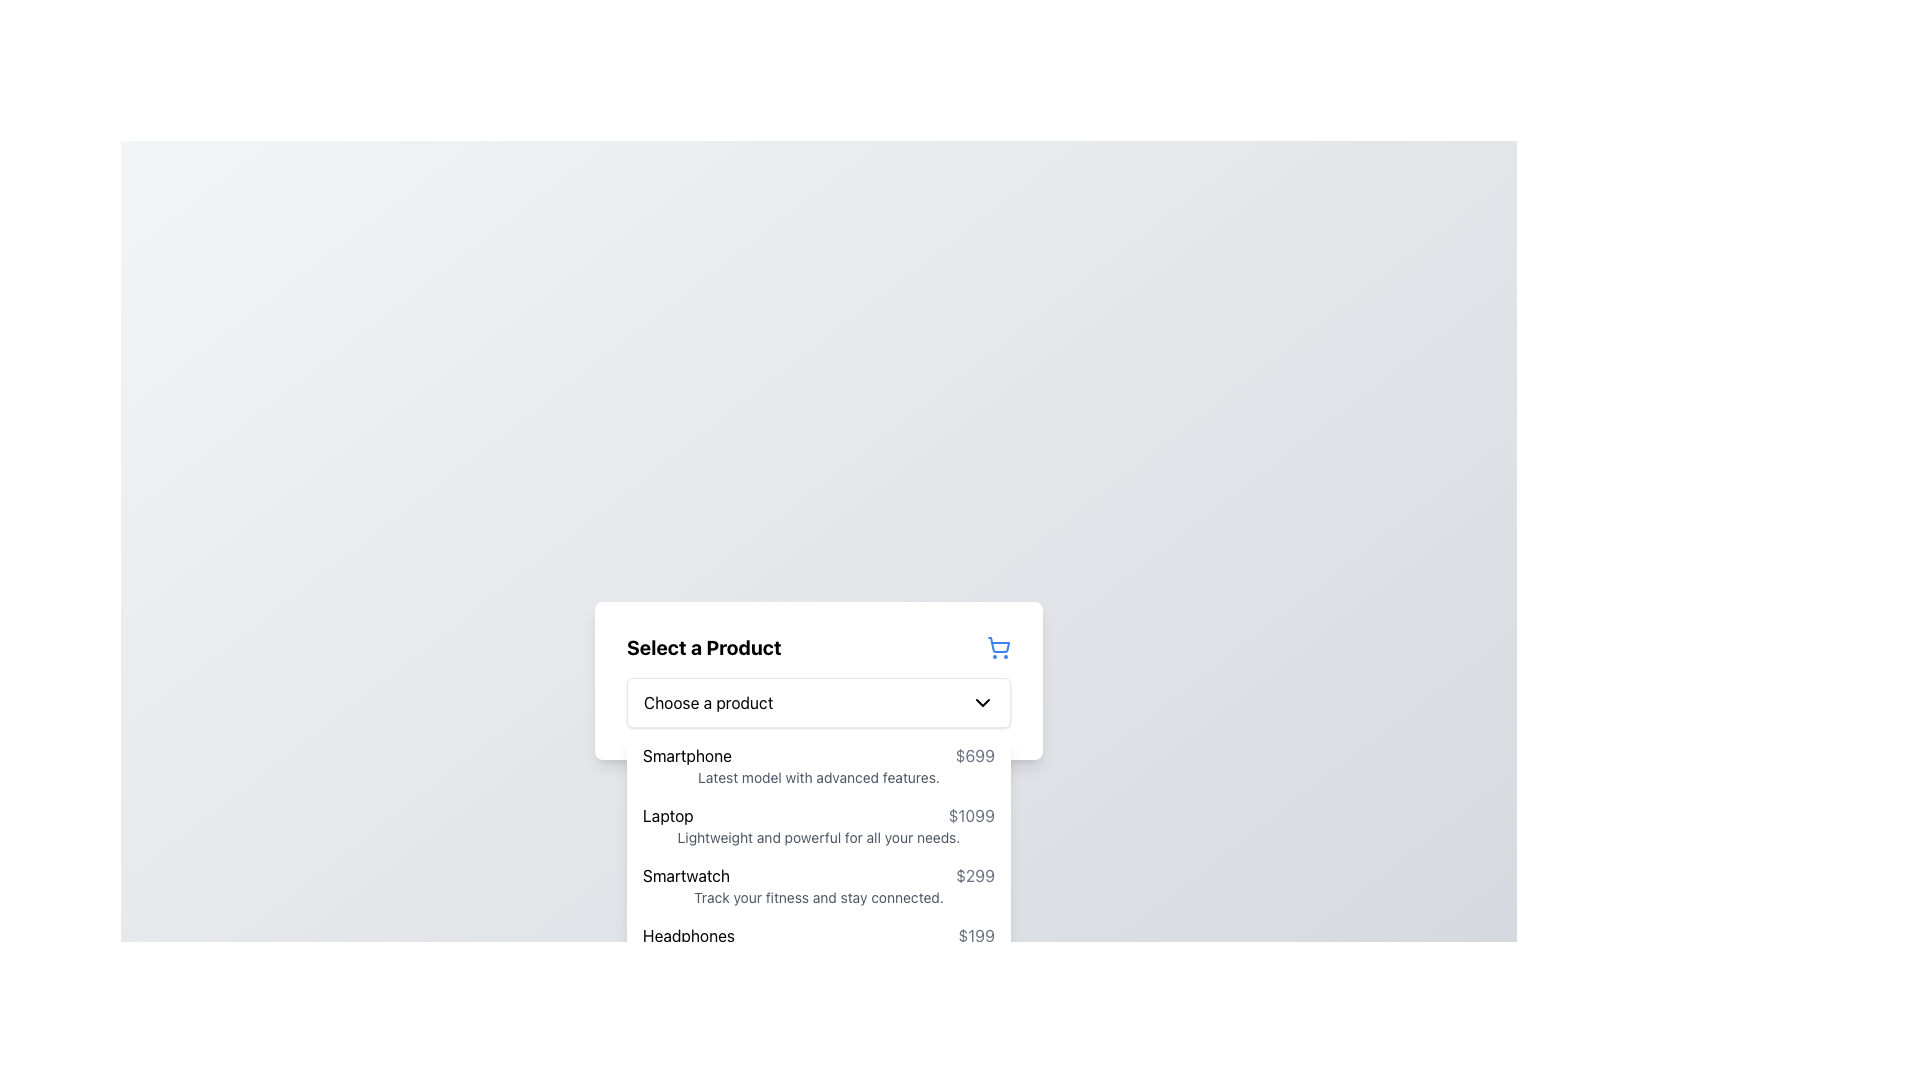 This screenshot has height=1080, width=1920. I want to click on the product information element displaying 'Smartphone' priced at '$699', which is the first item in the dropdown list of the 'Select a Product' section, so click(819, 756).